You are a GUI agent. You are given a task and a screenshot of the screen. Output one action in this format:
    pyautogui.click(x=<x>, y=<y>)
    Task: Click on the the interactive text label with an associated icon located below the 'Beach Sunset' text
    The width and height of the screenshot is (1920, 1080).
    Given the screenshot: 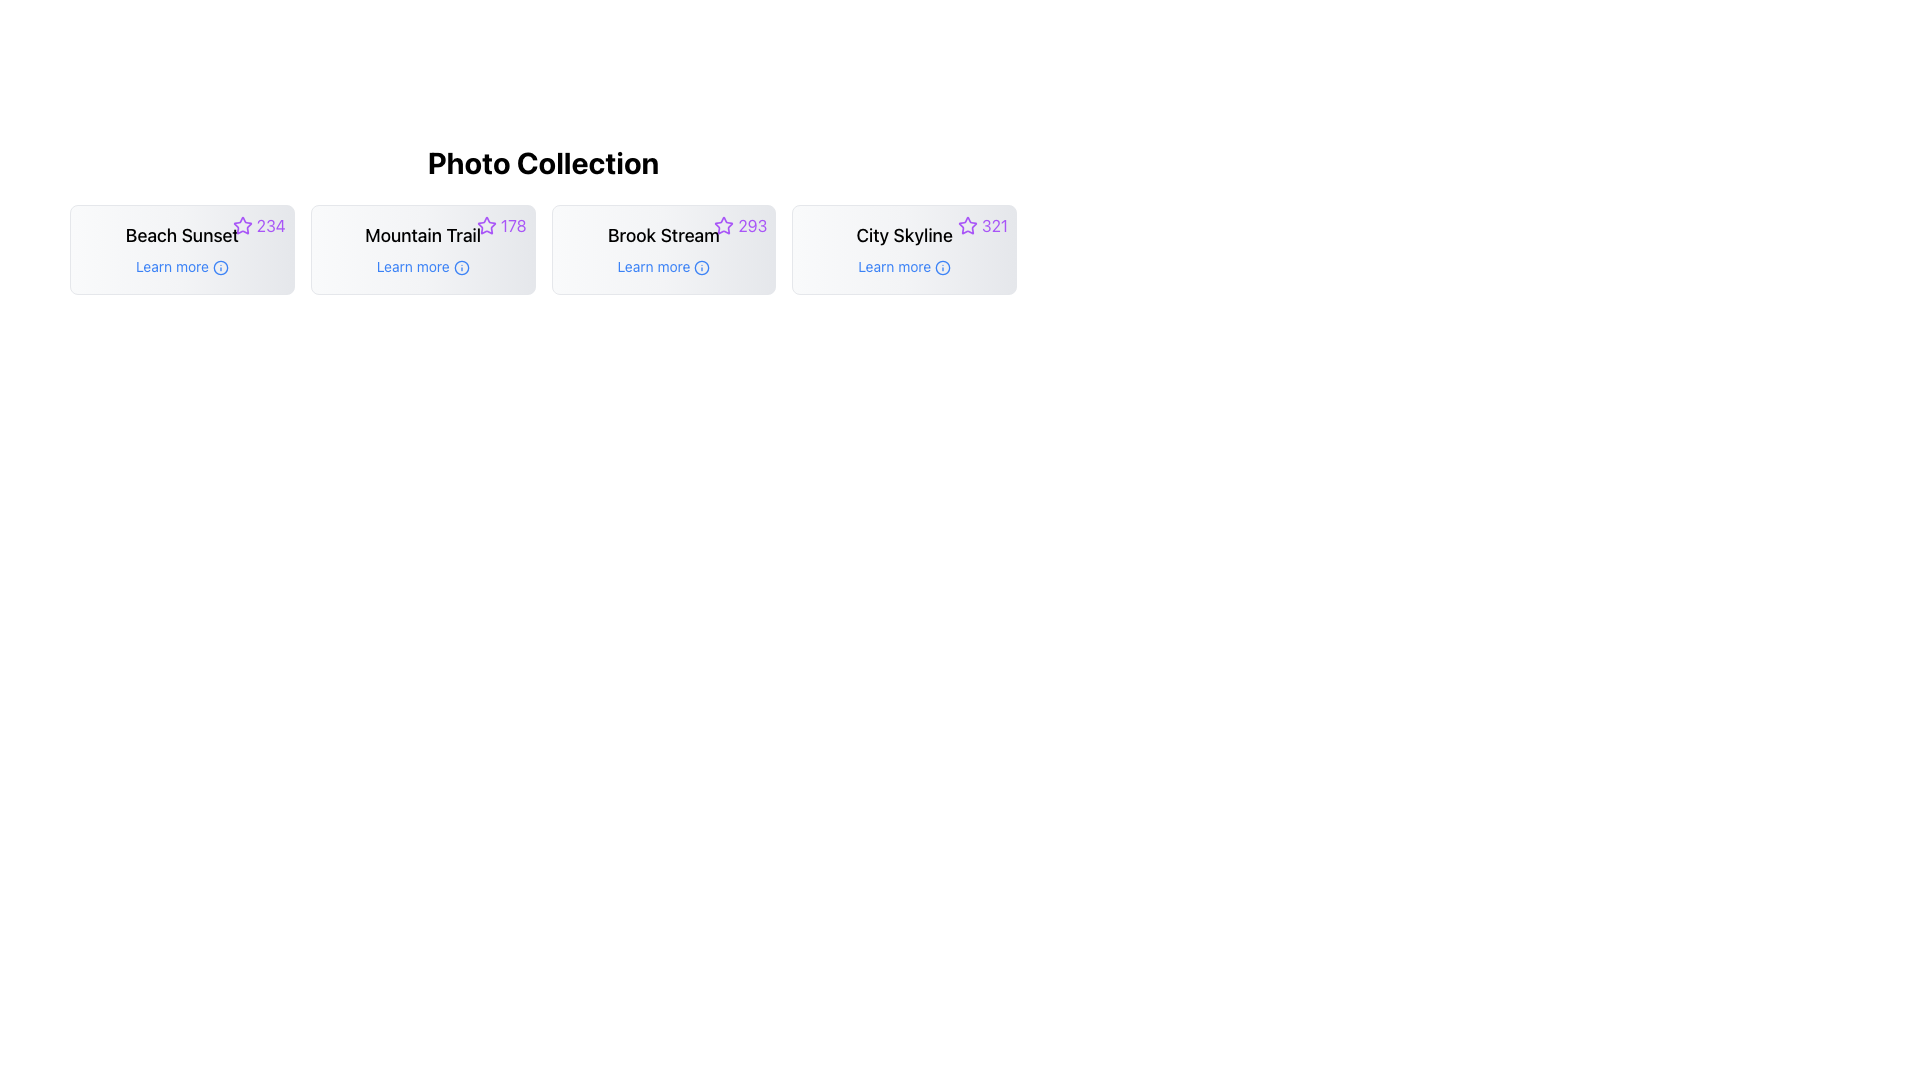 What is the action you would take?
    pyautogui.click(x=182, y=265)
    